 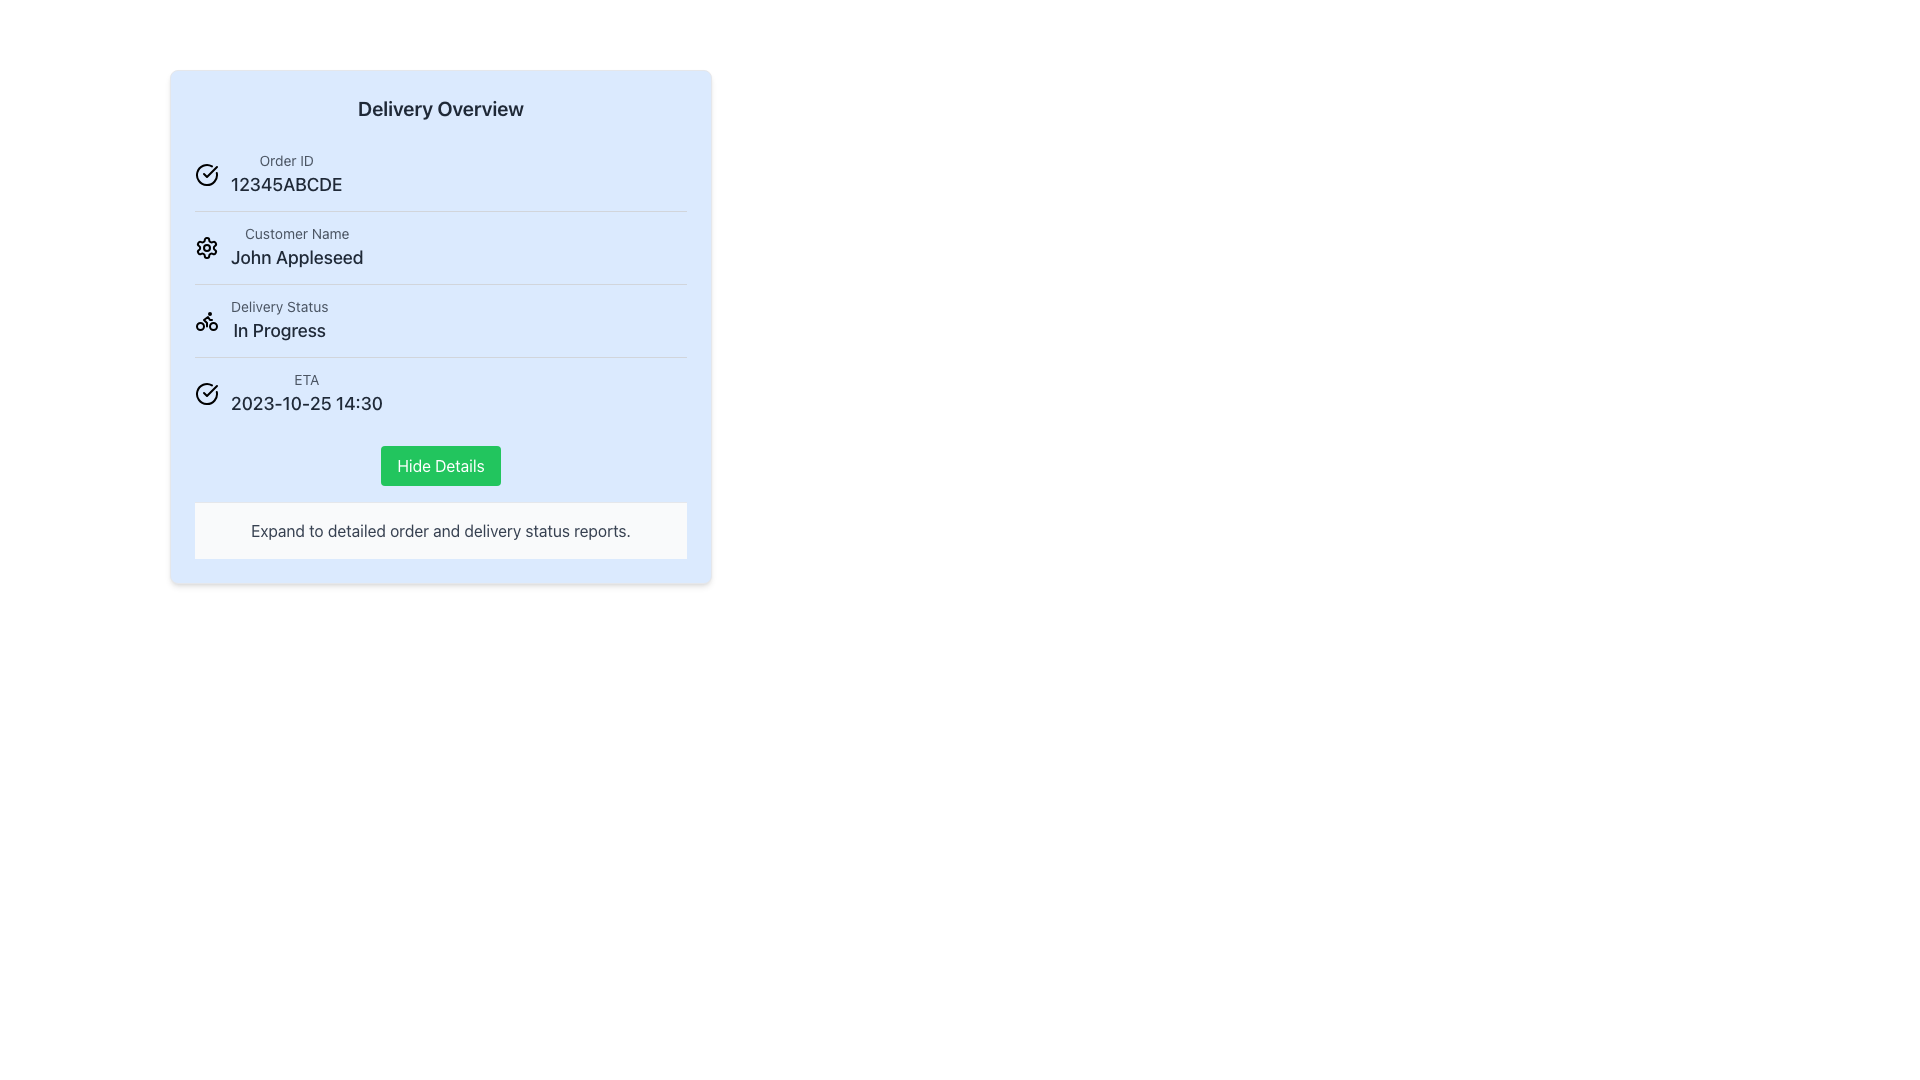 I want to click on the 'Delivery Status' Text Display element, which shows 'In Progress' in a bolder font, located in the third row of the 'Delivery Overview' card between 'Customer Name' and 'ETA', so click(x=278, y=319).